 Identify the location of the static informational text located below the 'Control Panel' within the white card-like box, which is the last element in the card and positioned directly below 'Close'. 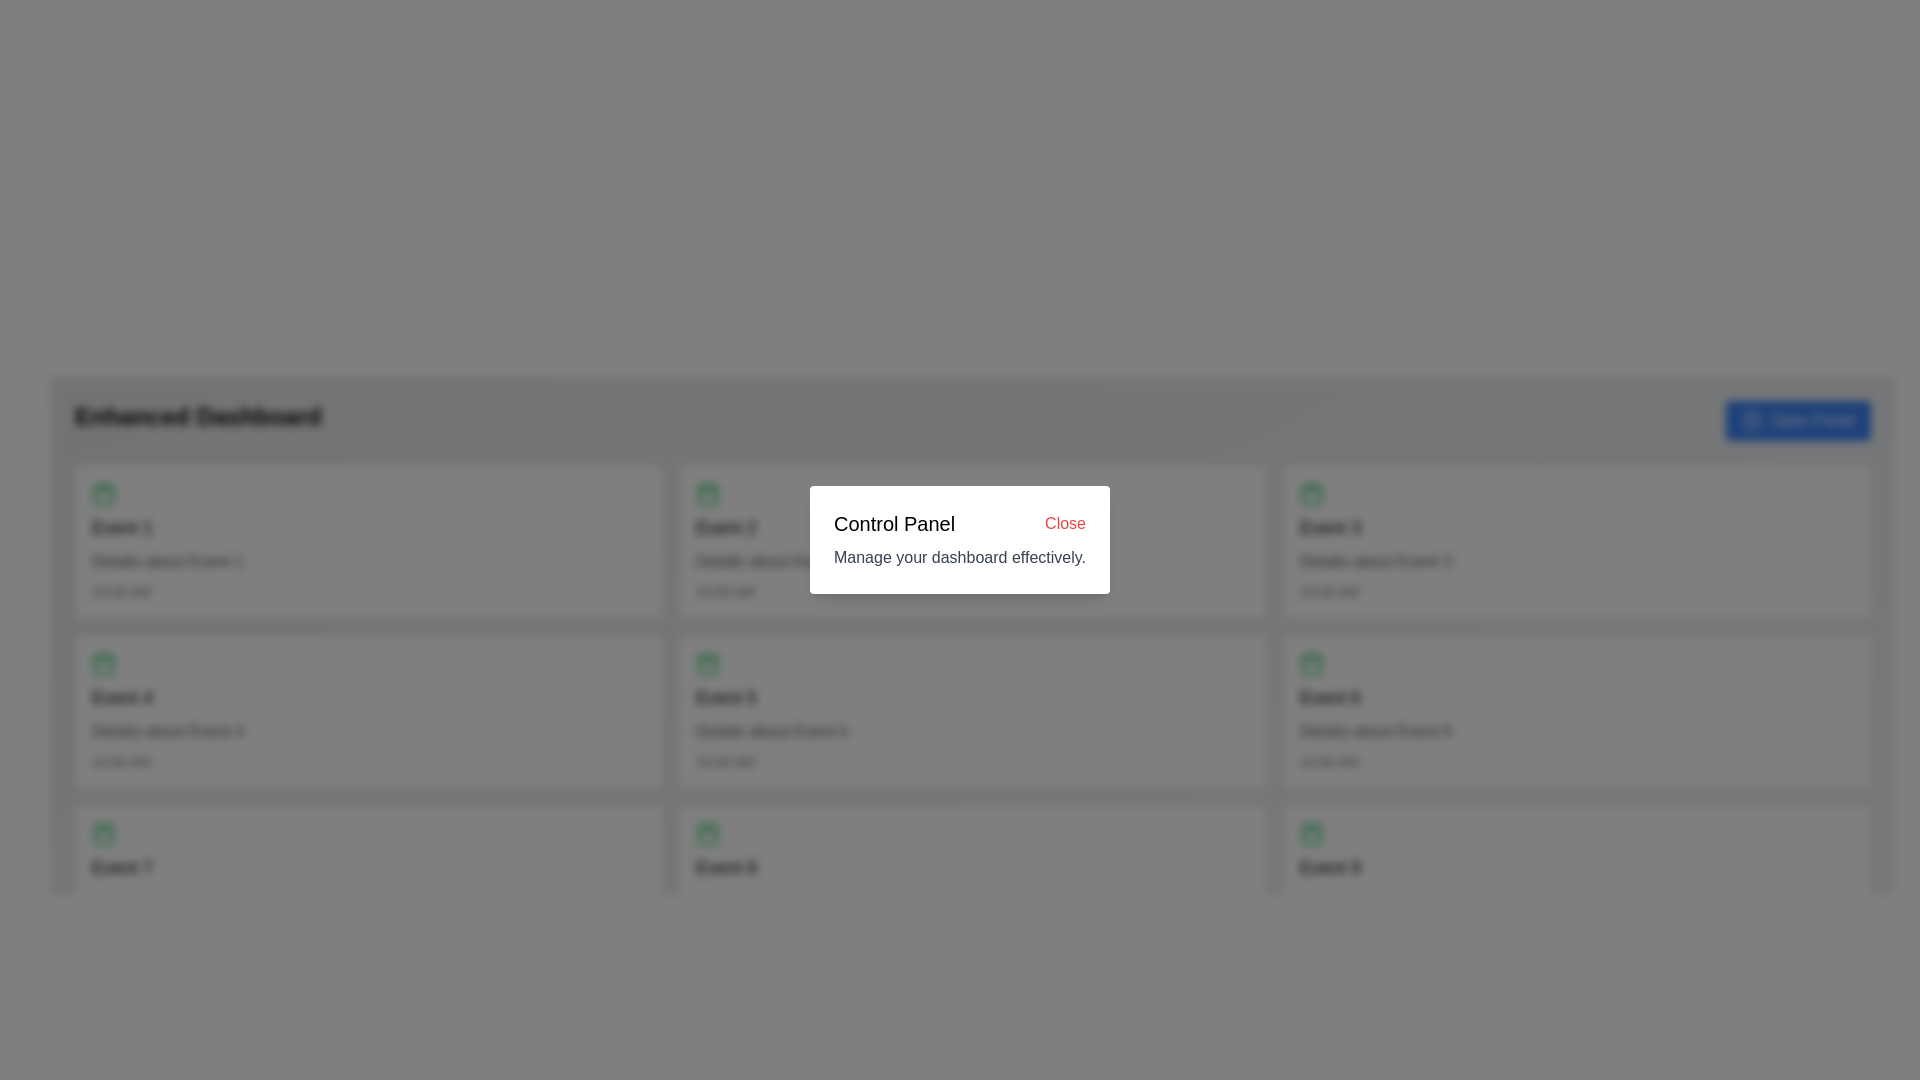
(960, 558).